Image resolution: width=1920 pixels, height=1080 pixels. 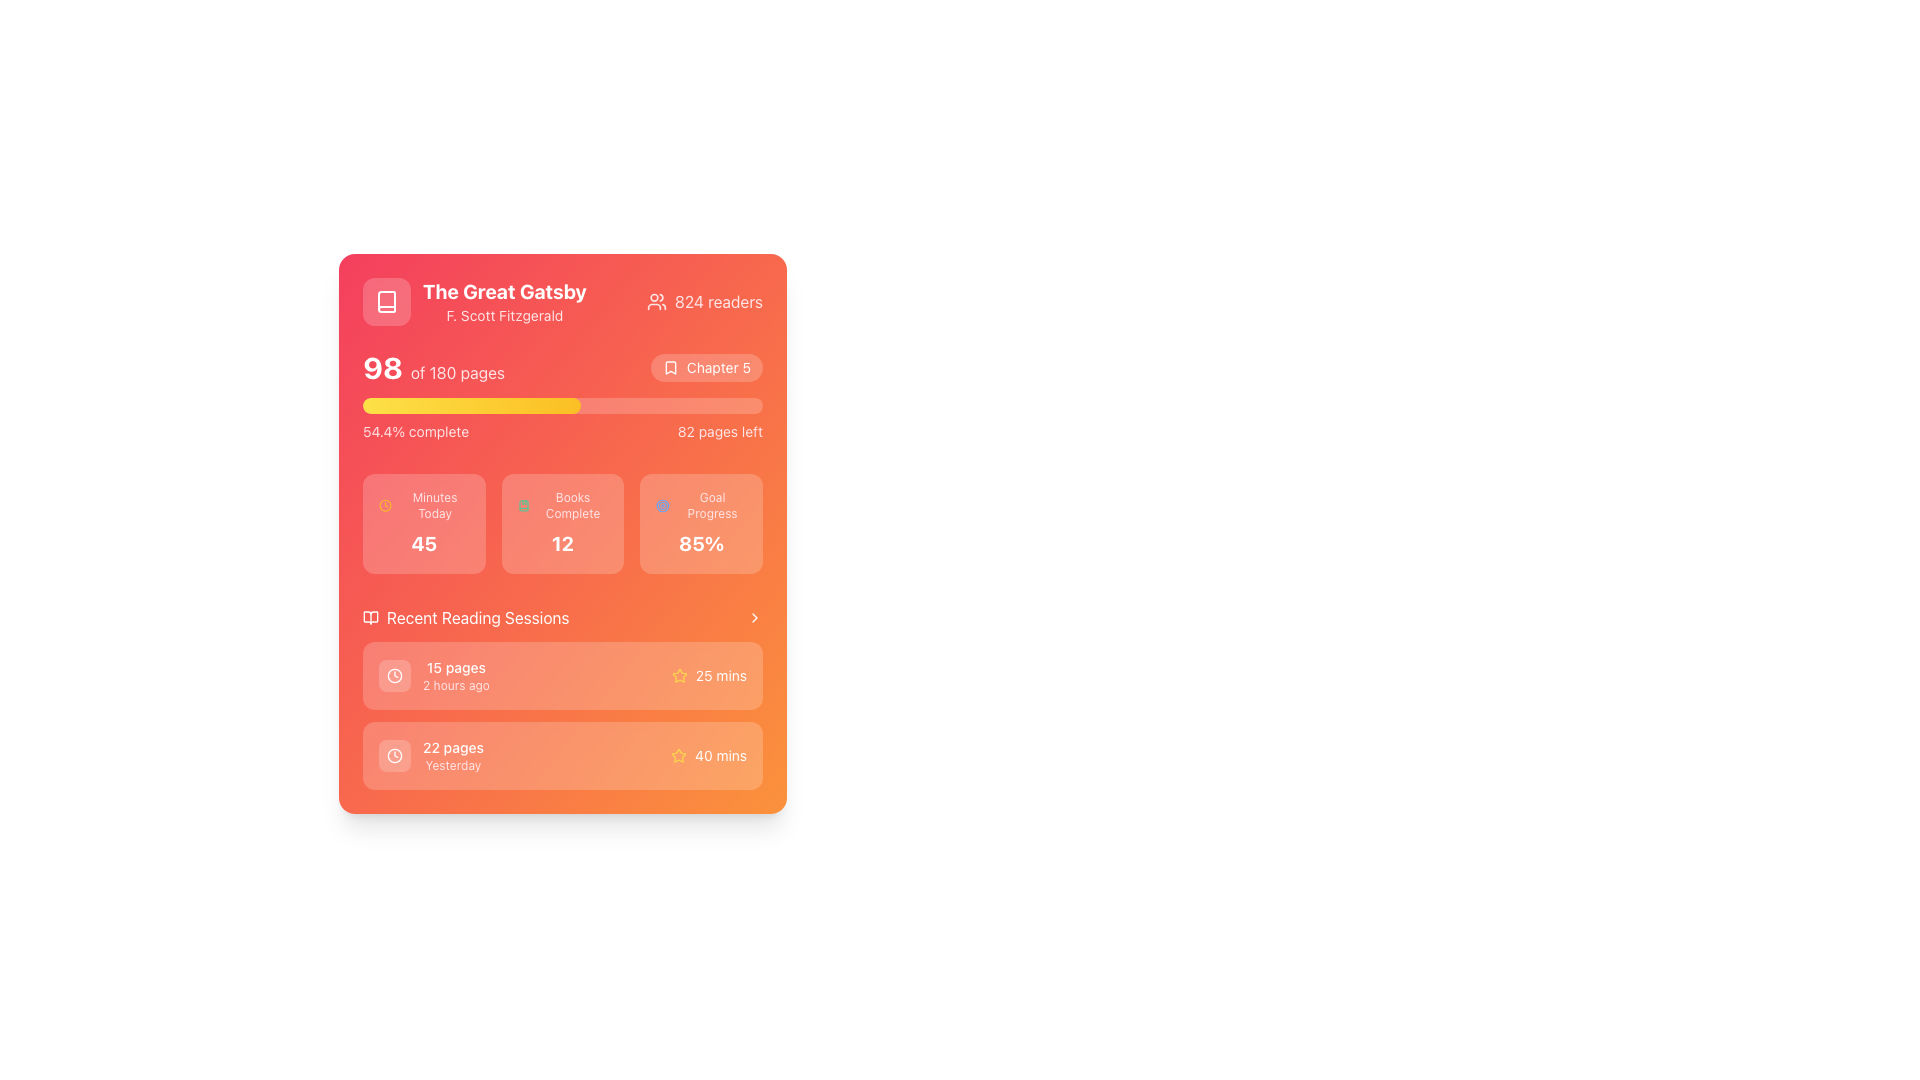 I want to click on the text label that indicates the number of pages remaining in the current book, located in the top-right quadrant of the card interface, adjacent to a progress bar, so click(x=720, y=431).